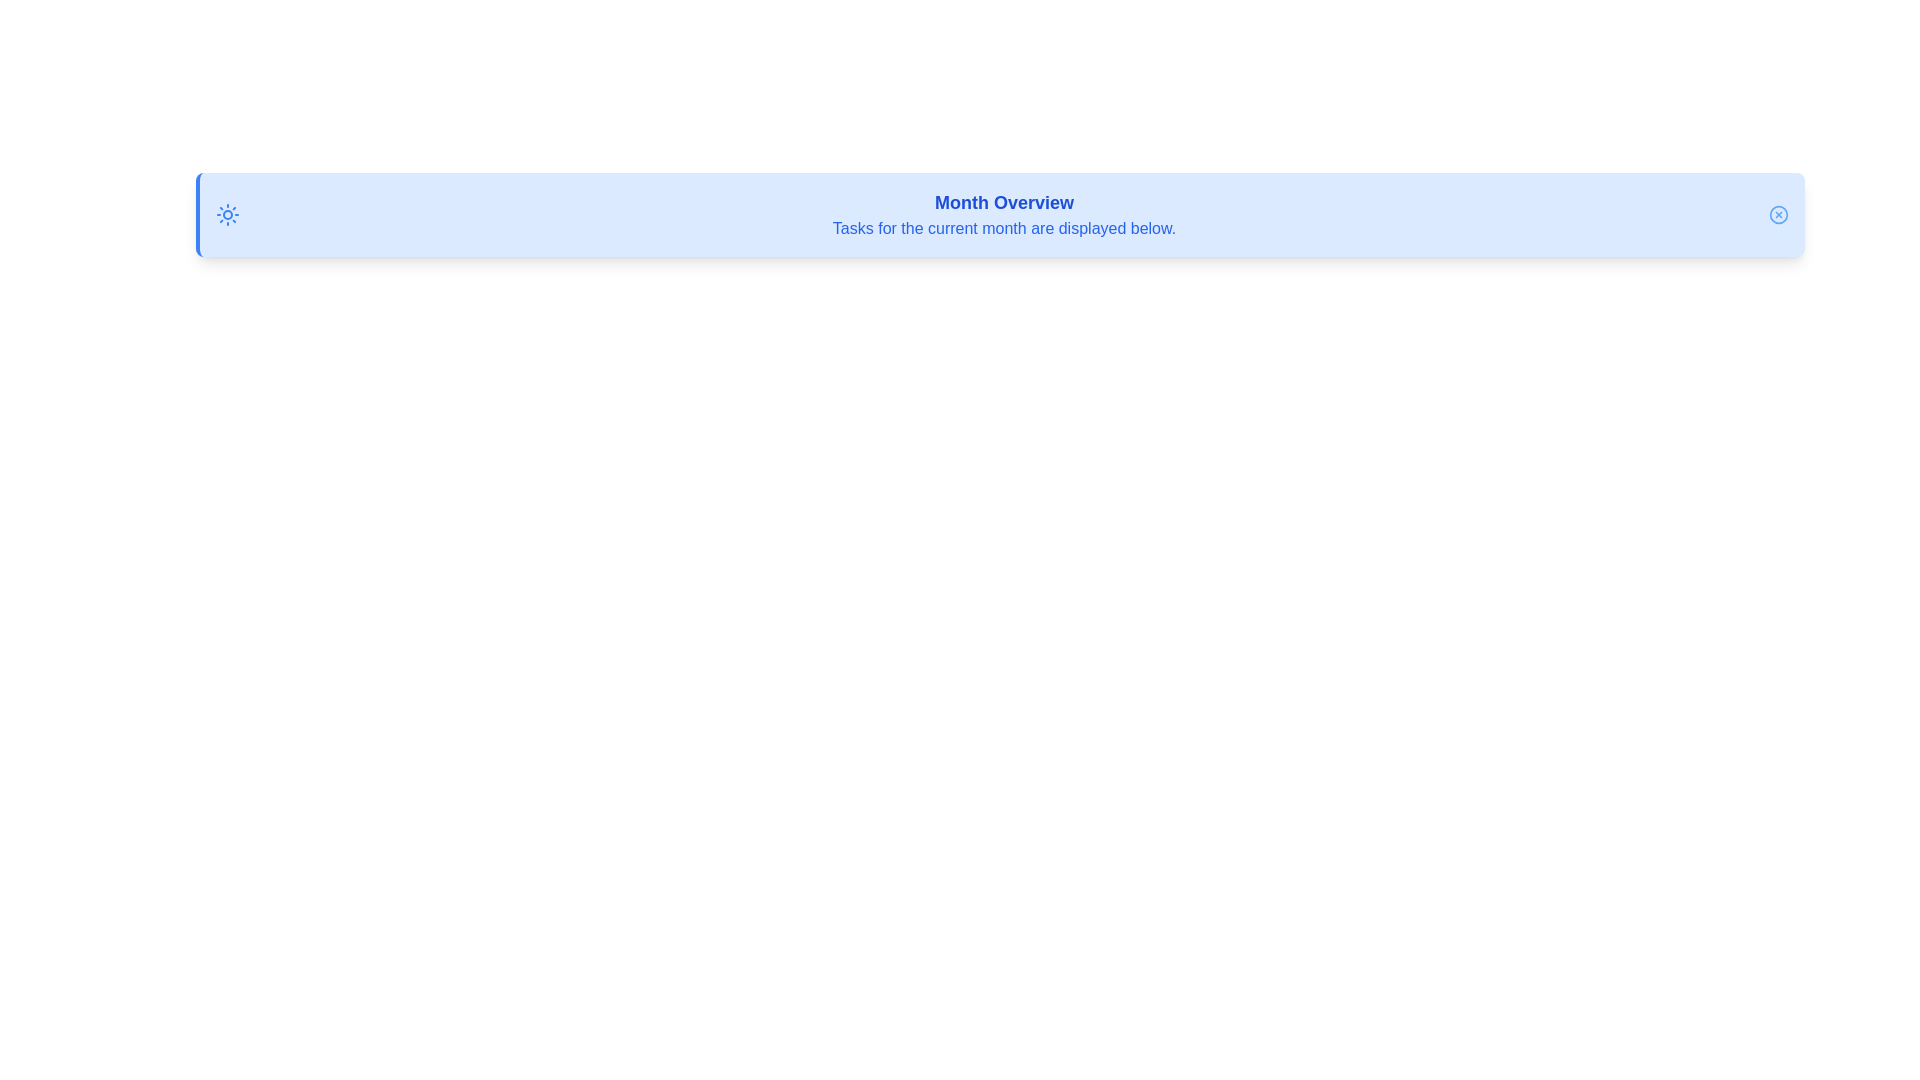 The height and width of the screenshot is (1080, 1920). What do you see at coordinates (1779, 215) in the screenshot?
I see `the close button of the alert panel` at bounding box center [1779, 215].